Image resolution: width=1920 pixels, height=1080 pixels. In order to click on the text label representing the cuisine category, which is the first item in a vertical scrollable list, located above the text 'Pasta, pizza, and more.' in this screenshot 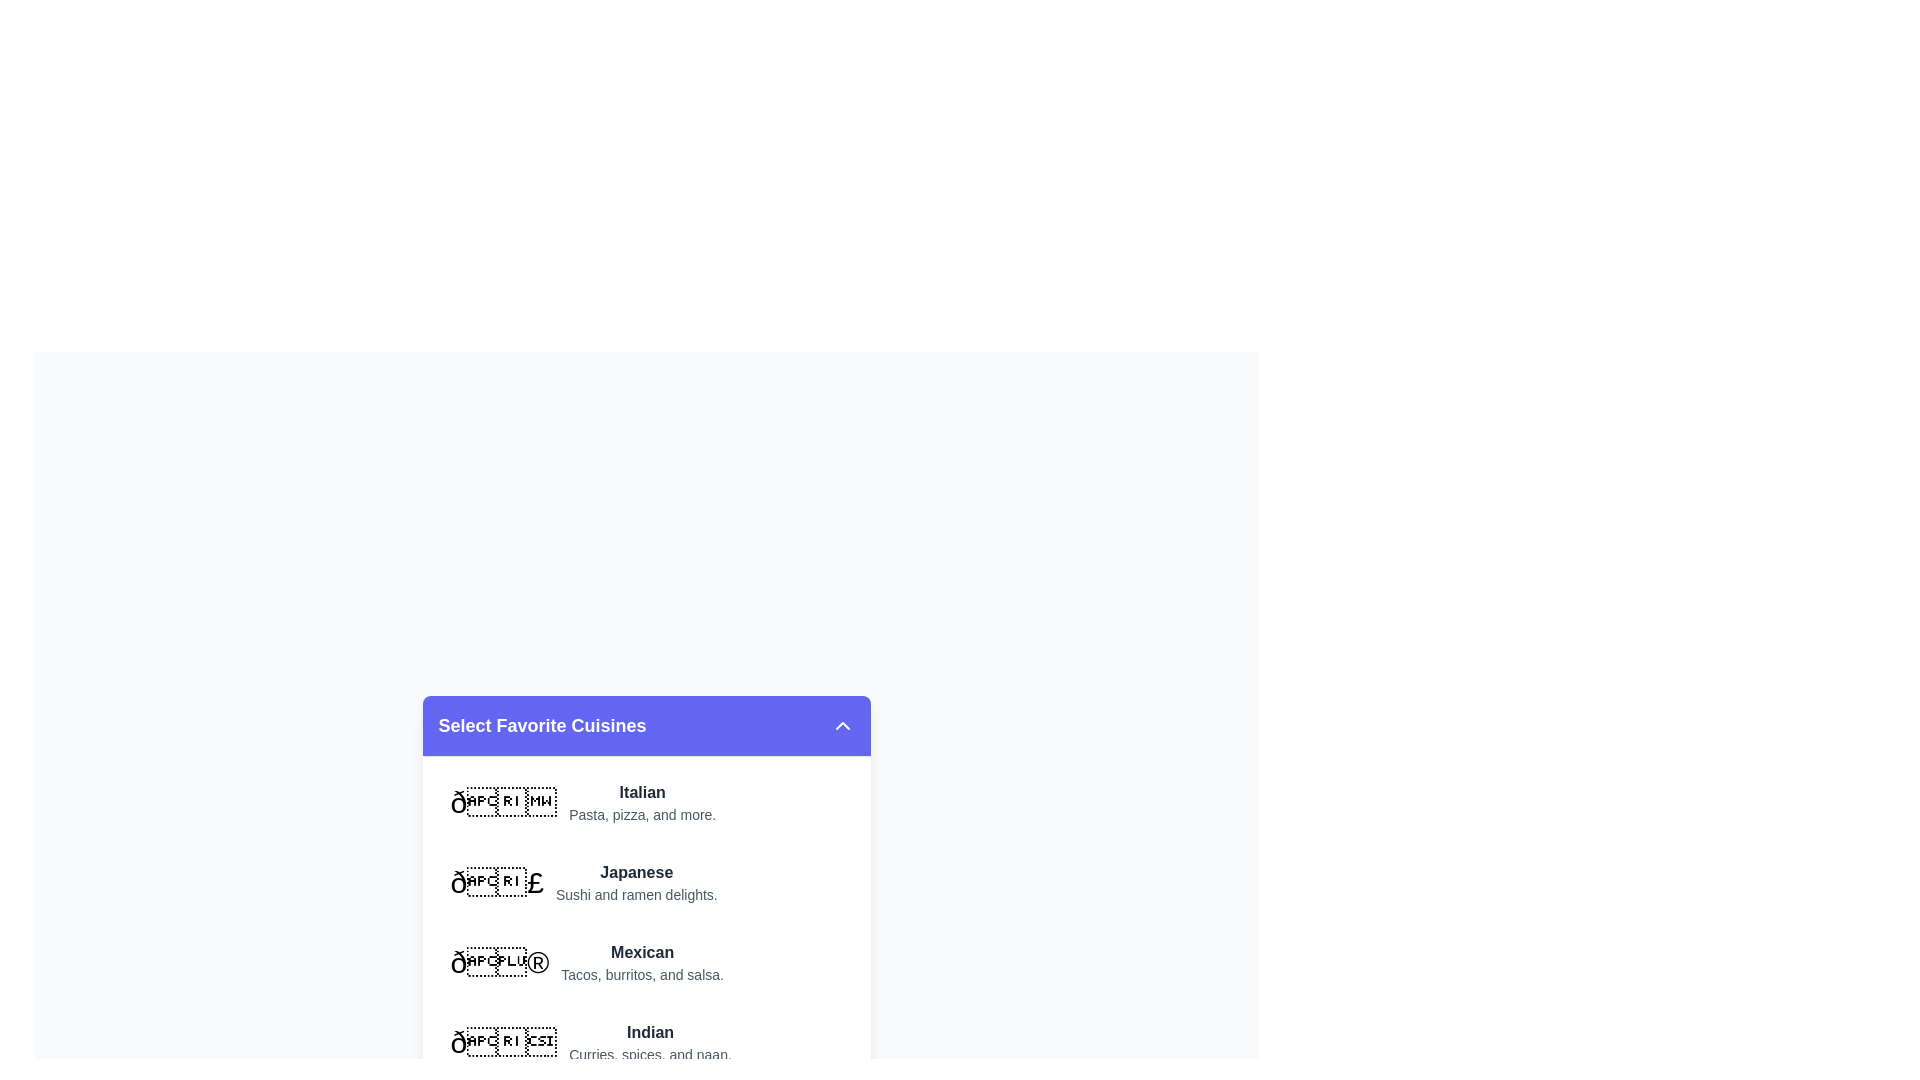, I will do `click(642, 791)`.